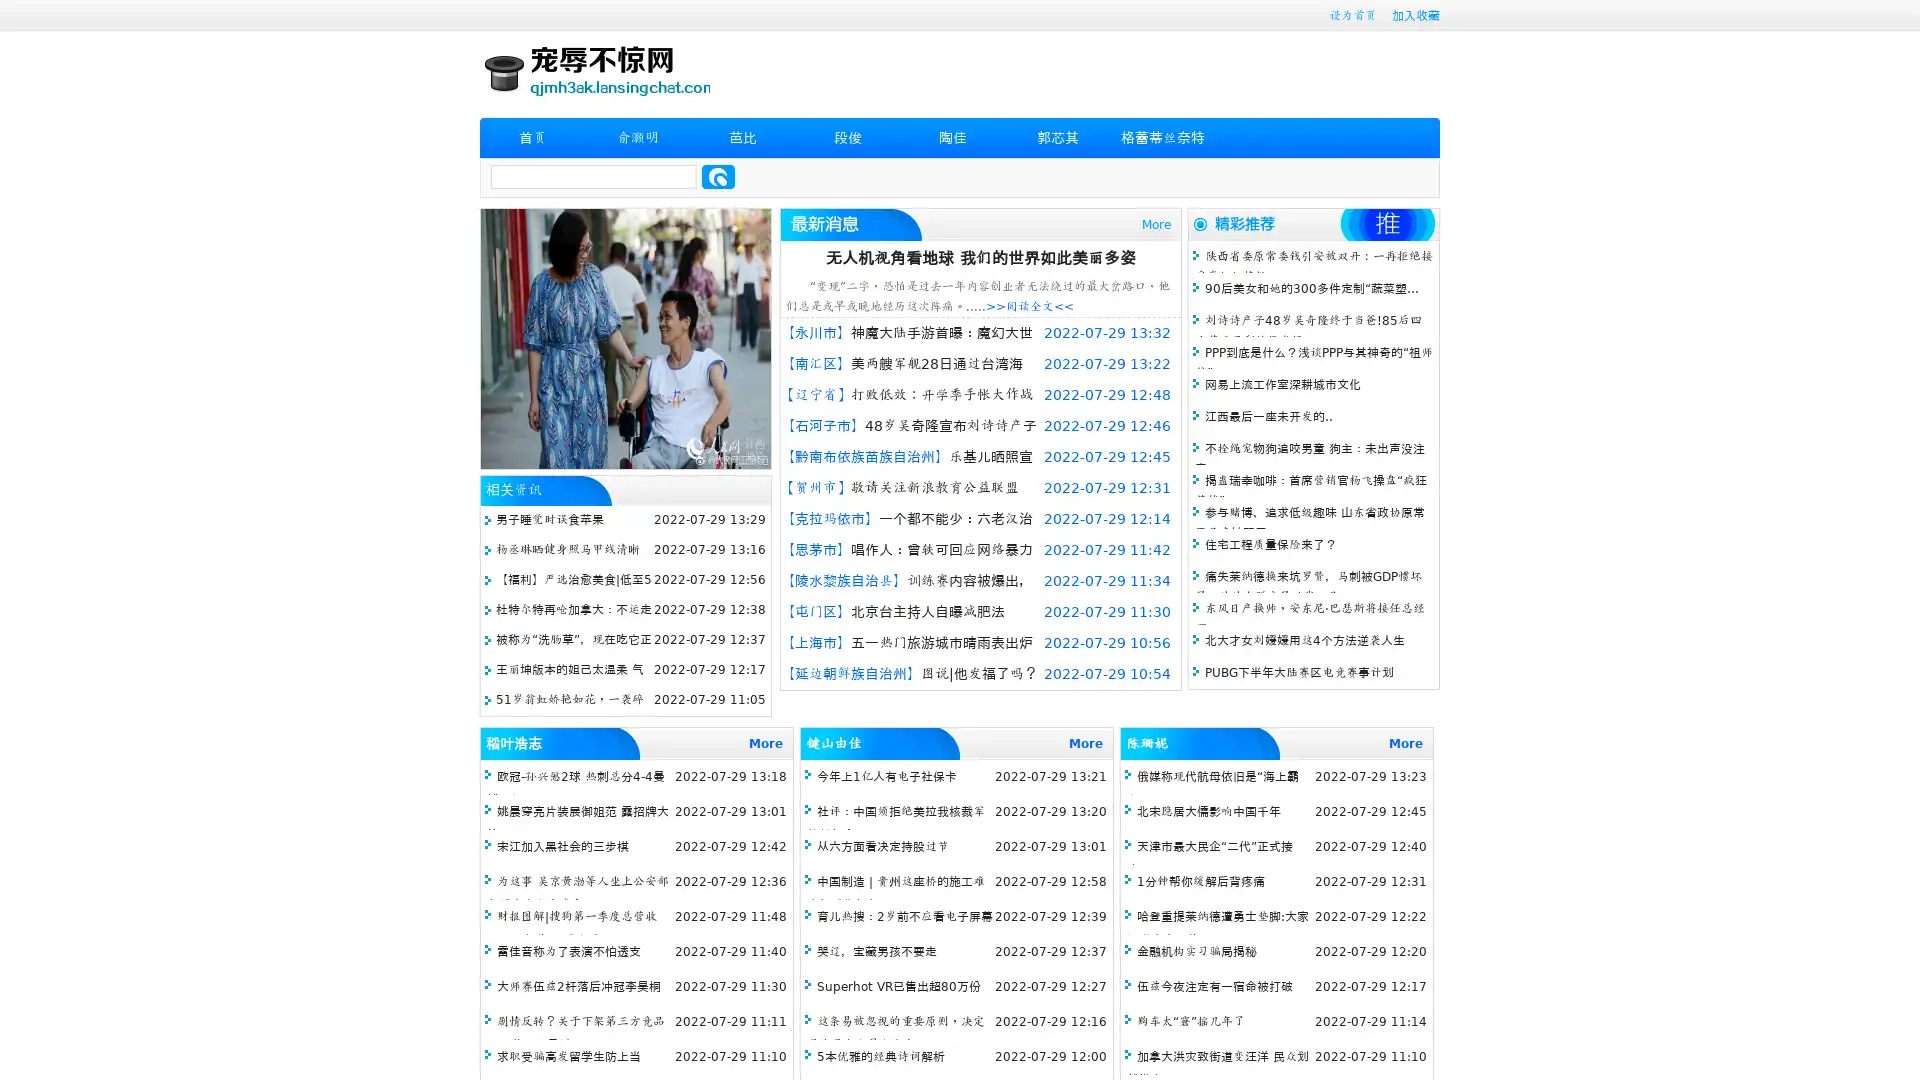 The height and width of the screenshot is (1080, 1920). Describe the element at coordinates (718, 176) in the screenshot. I see `Search` at that location.